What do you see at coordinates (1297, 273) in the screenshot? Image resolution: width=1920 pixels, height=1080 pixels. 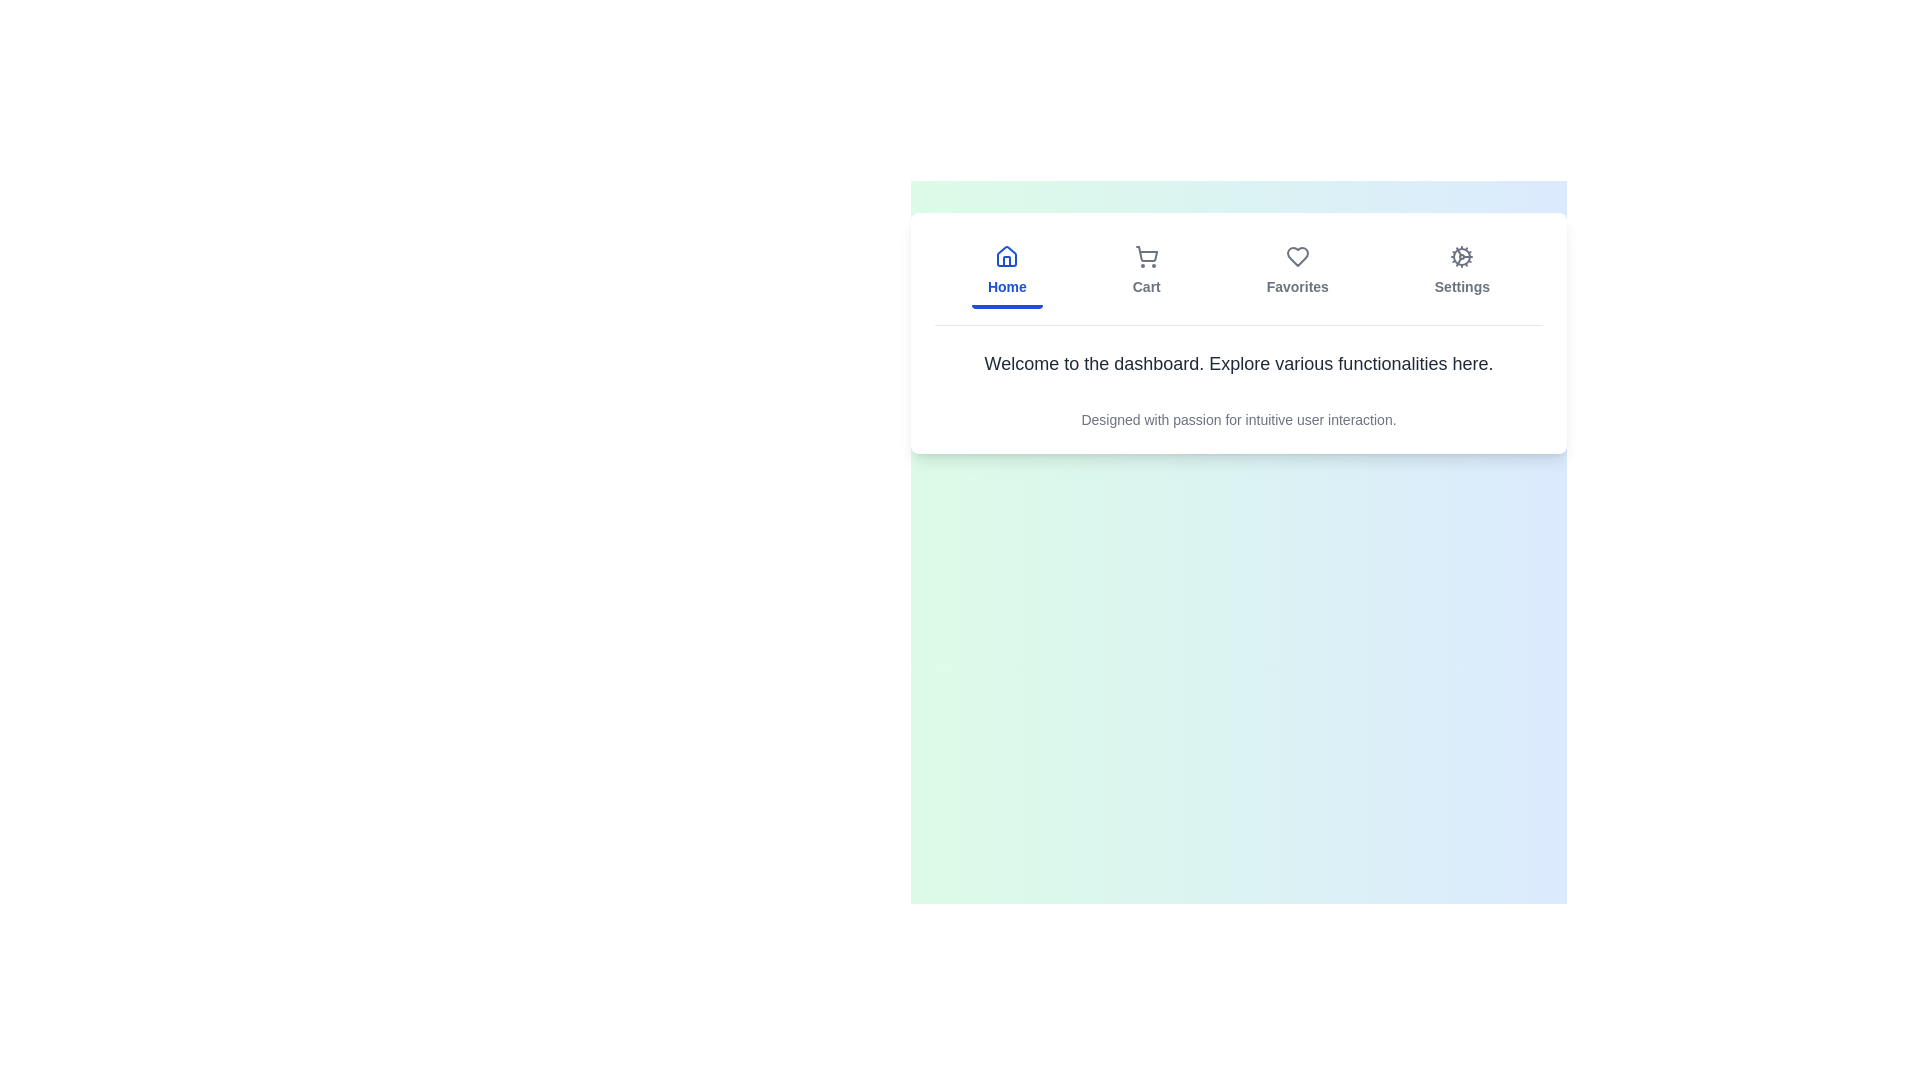 I see `the 'Favorites' navigation button located in the top horizontal navigation bar, which is the third item between 'Cart' and 'Settings'` at bounding box center [1297, 273].